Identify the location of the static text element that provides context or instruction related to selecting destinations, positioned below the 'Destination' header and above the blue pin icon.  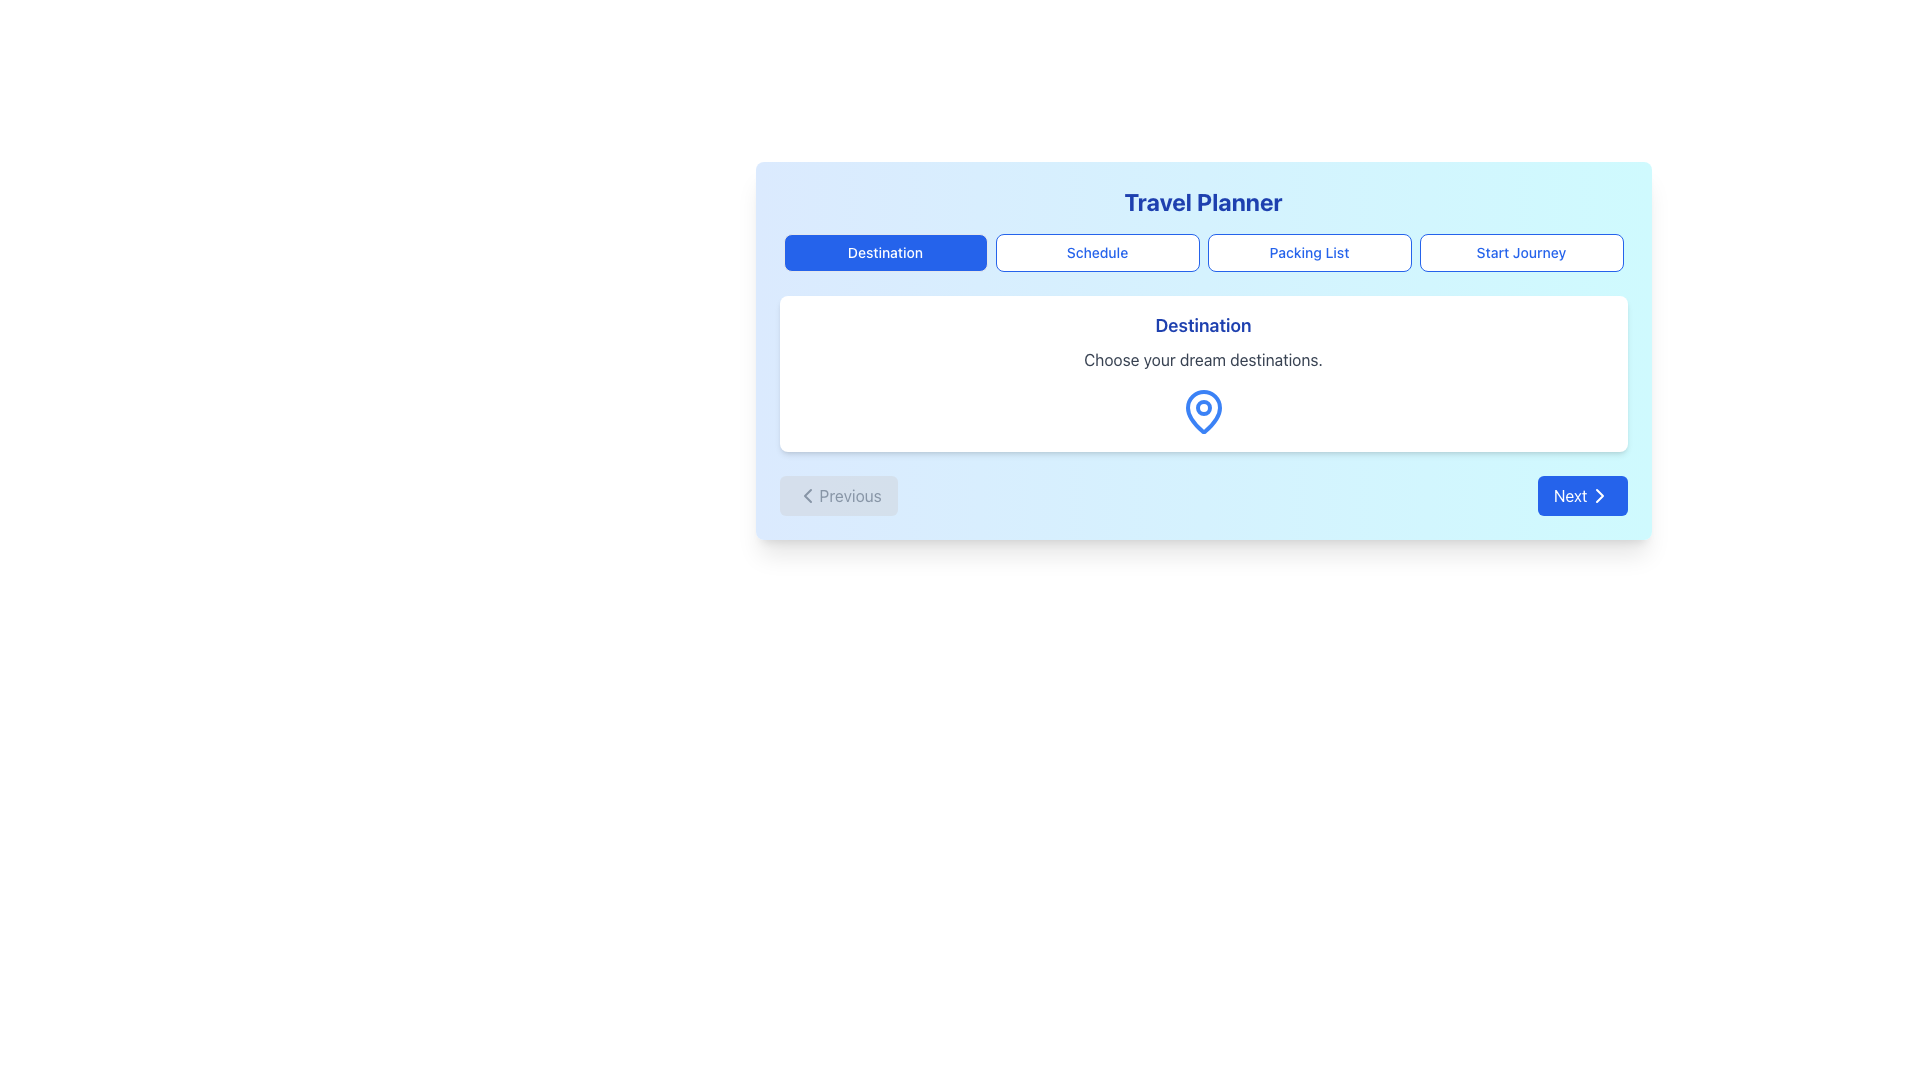
(1202, 358).